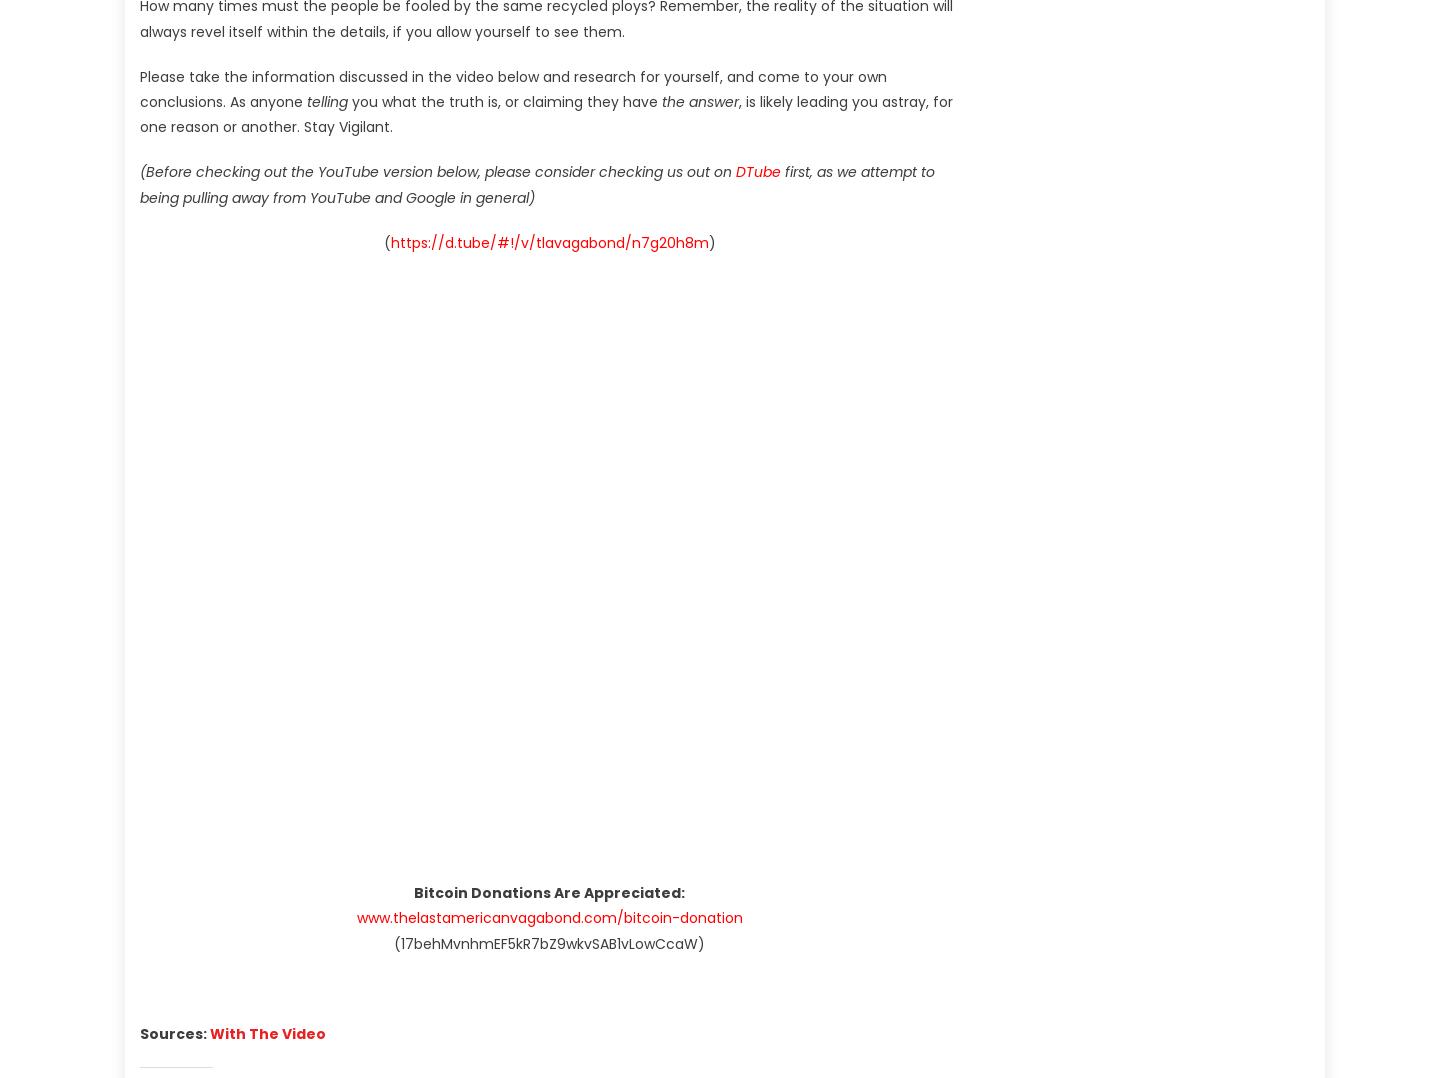 The height and width of the screenshot is (1078, 1450). What do you see at coordinates (306, 100) in the screenshot?
I see `'telling'` at bounding box center [306, 100].